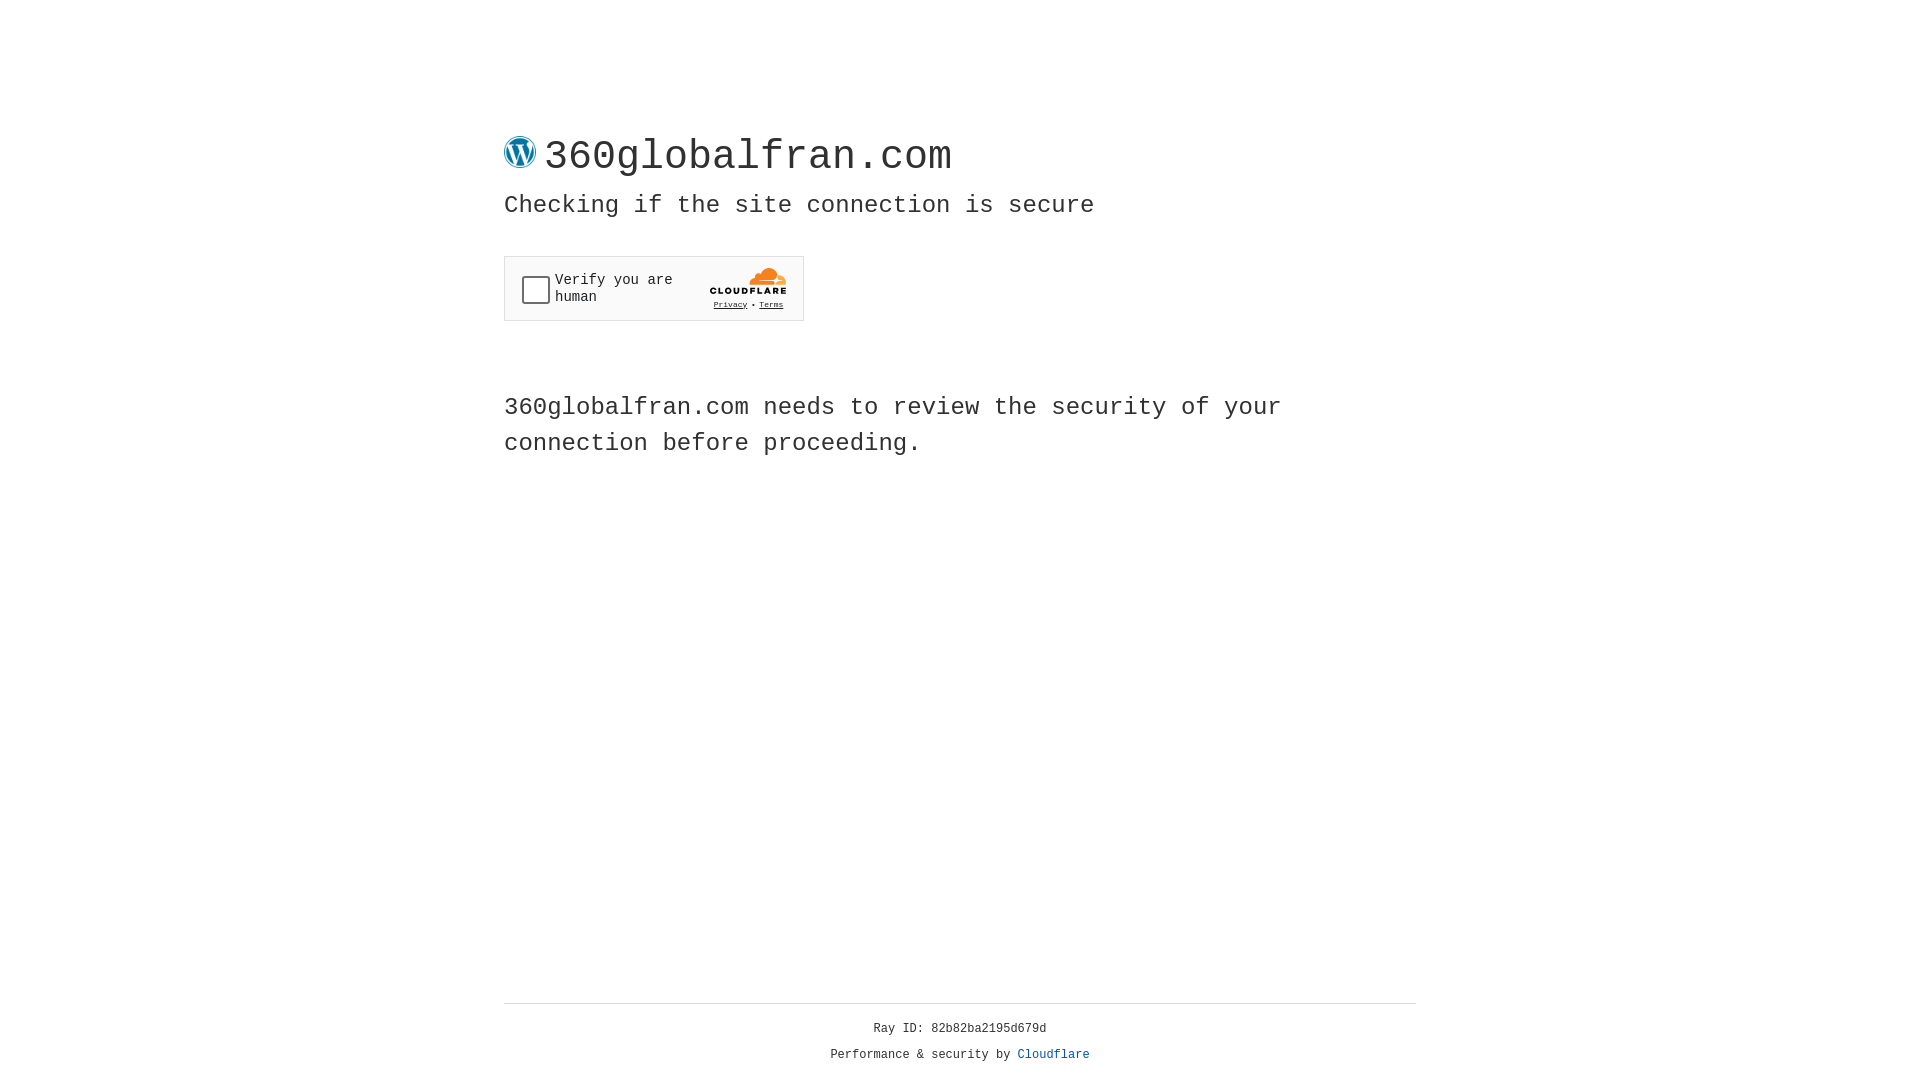 The height and width of the screenshot is (1080, 1920). I want to click on 'Widget containing a Cloudflare security challenge', so click(653, 288).